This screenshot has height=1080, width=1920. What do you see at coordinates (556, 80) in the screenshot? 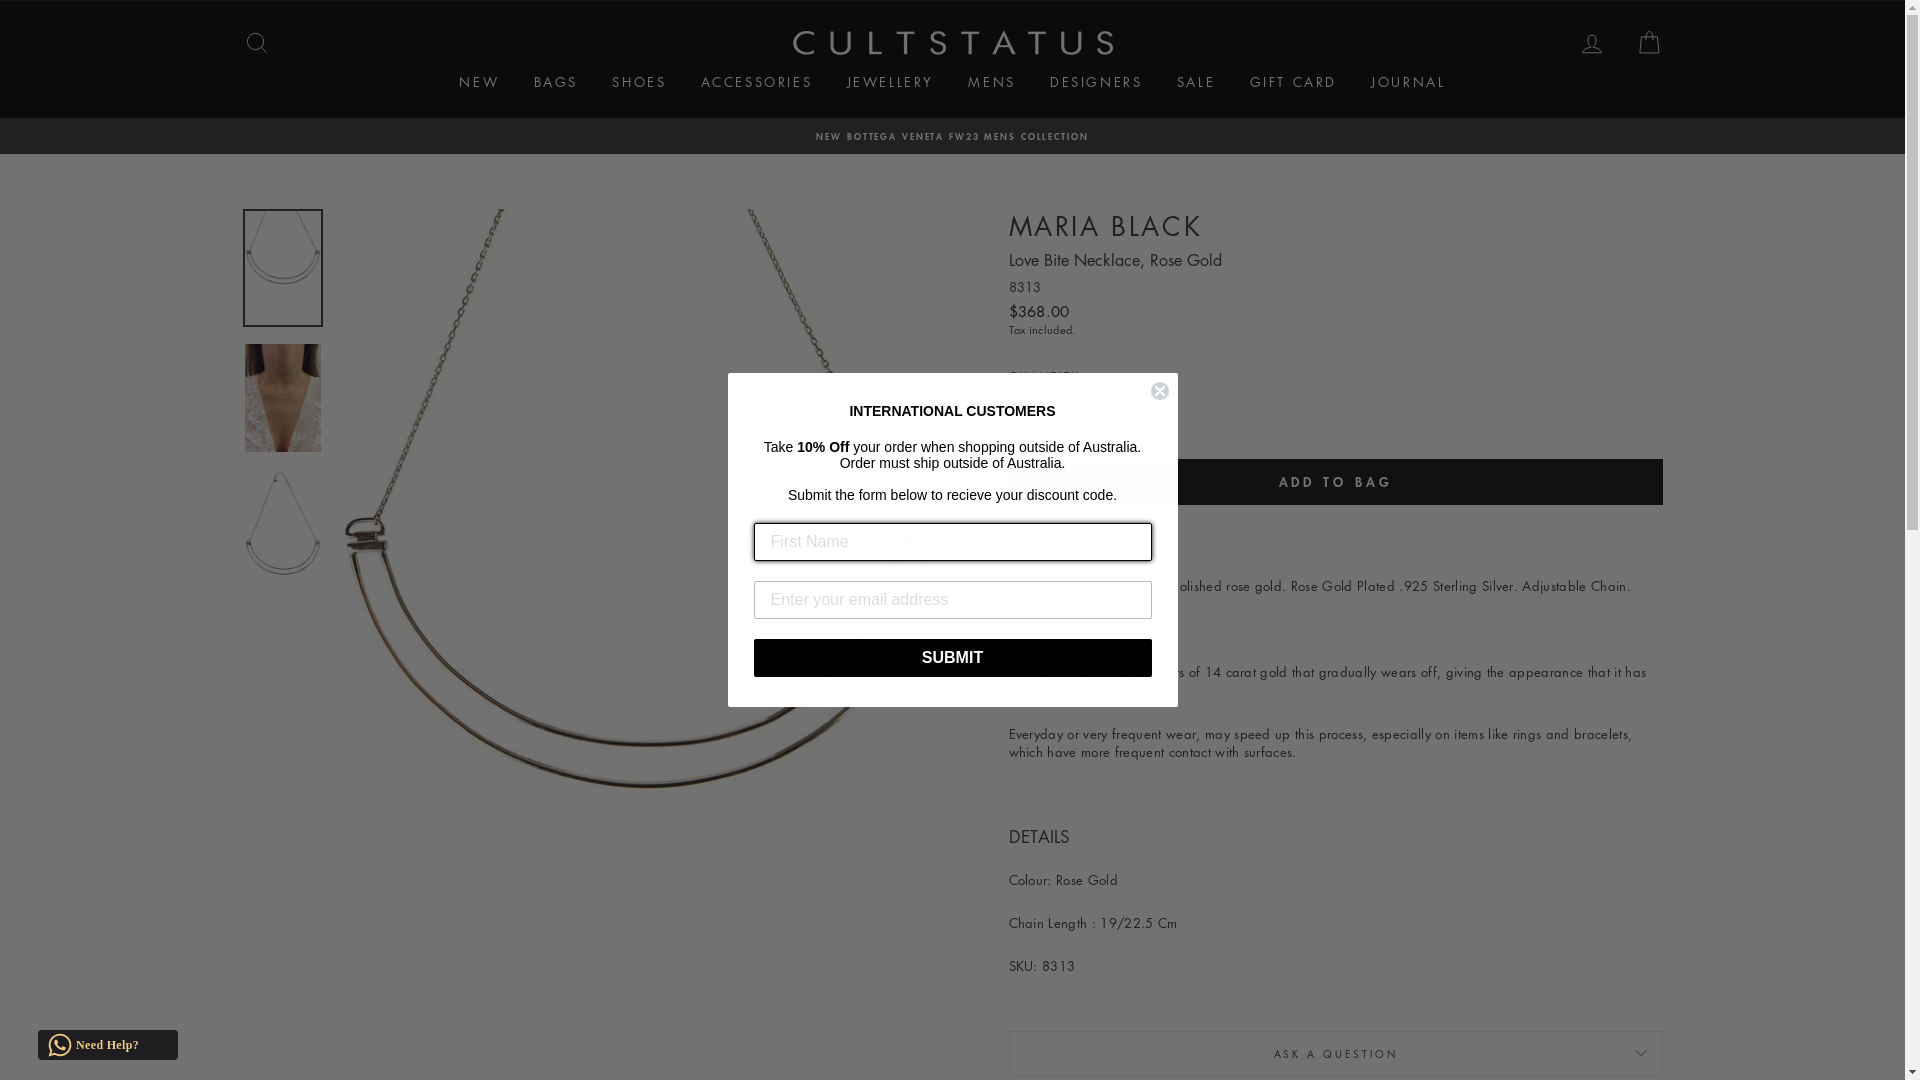
I see `'BAGS'` at bounding box center [556, 80].